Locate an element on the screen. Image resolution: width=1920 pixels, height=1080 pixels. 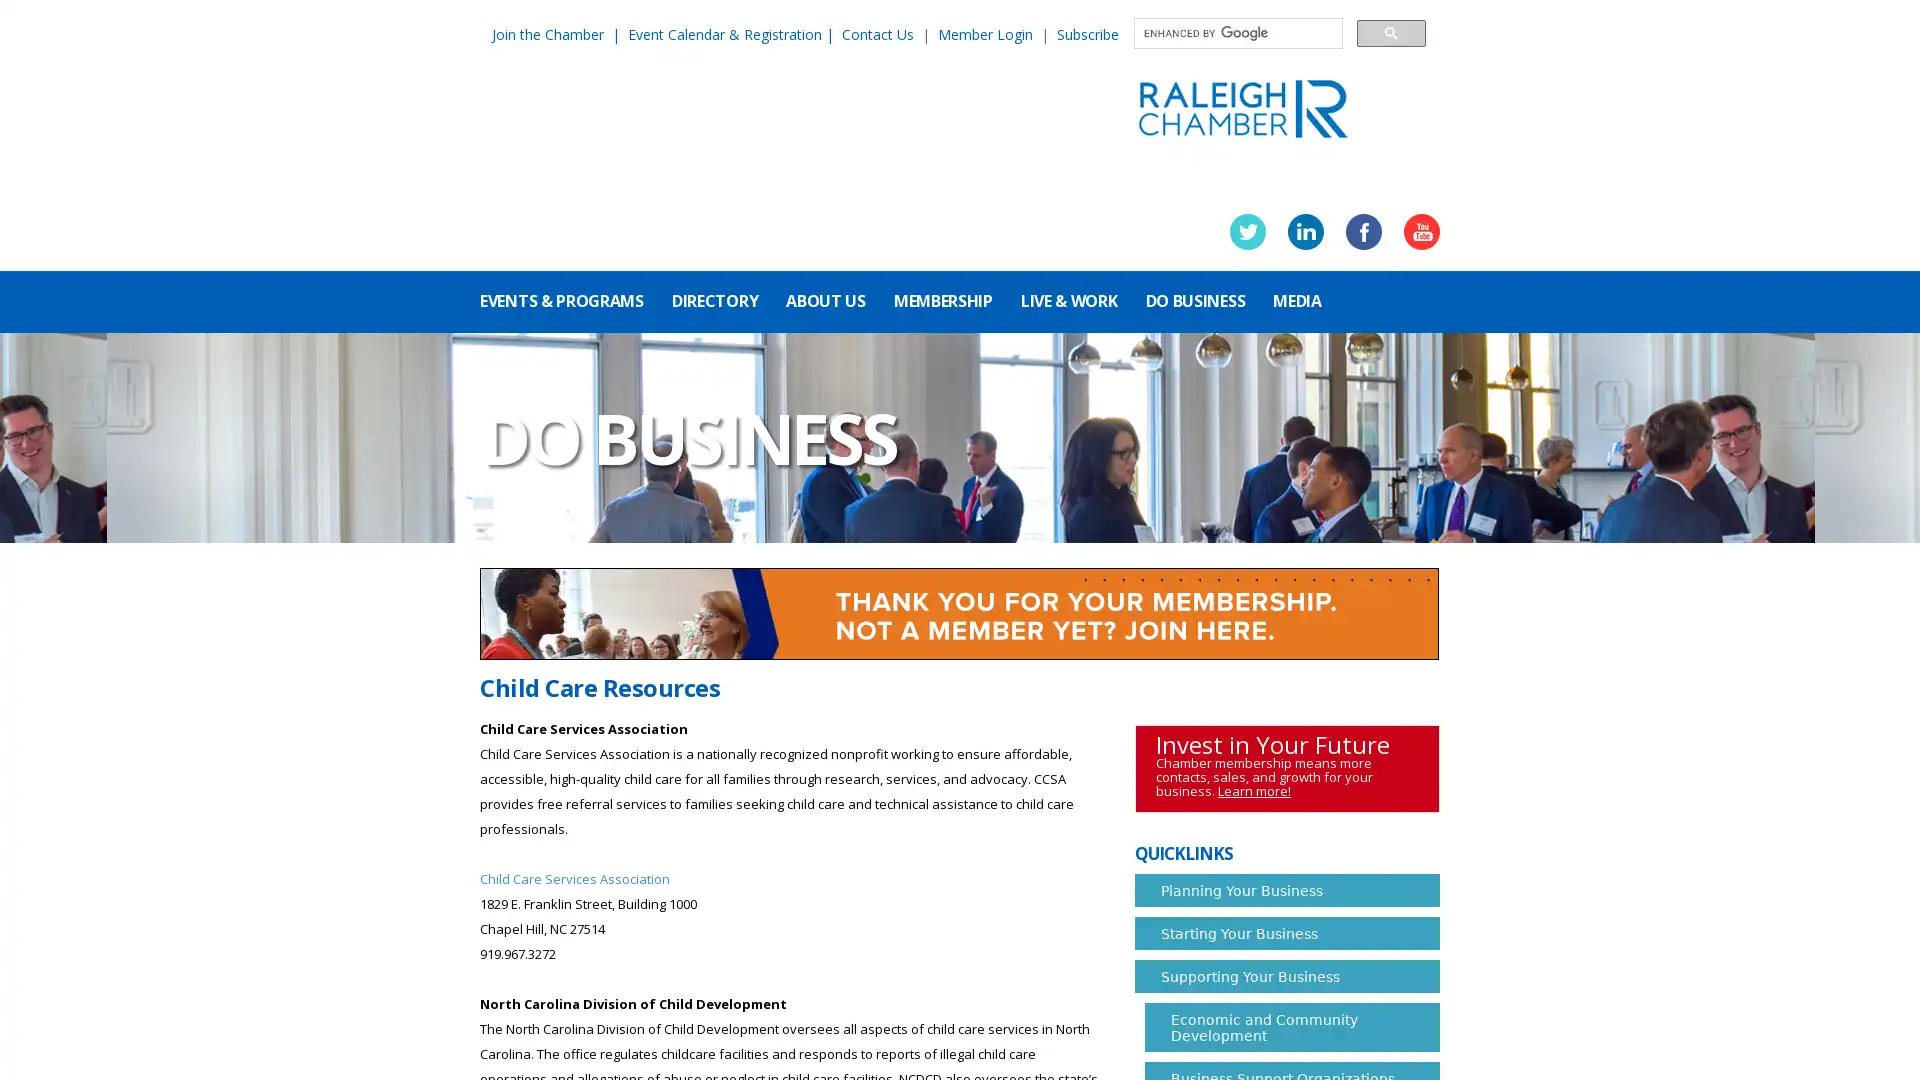
search is located at coordinates (1390, 32).